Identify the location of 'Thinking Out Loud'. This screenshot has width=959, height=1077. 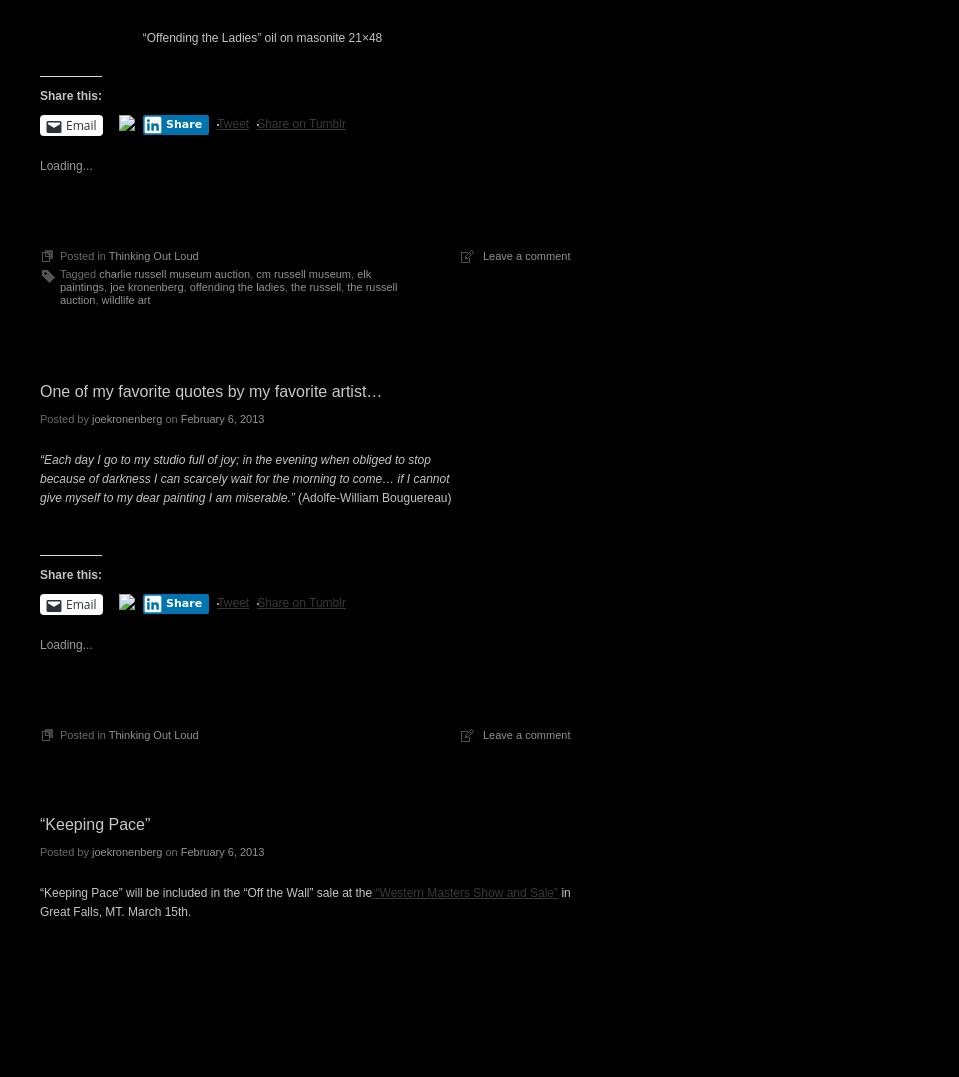
(151, 254).